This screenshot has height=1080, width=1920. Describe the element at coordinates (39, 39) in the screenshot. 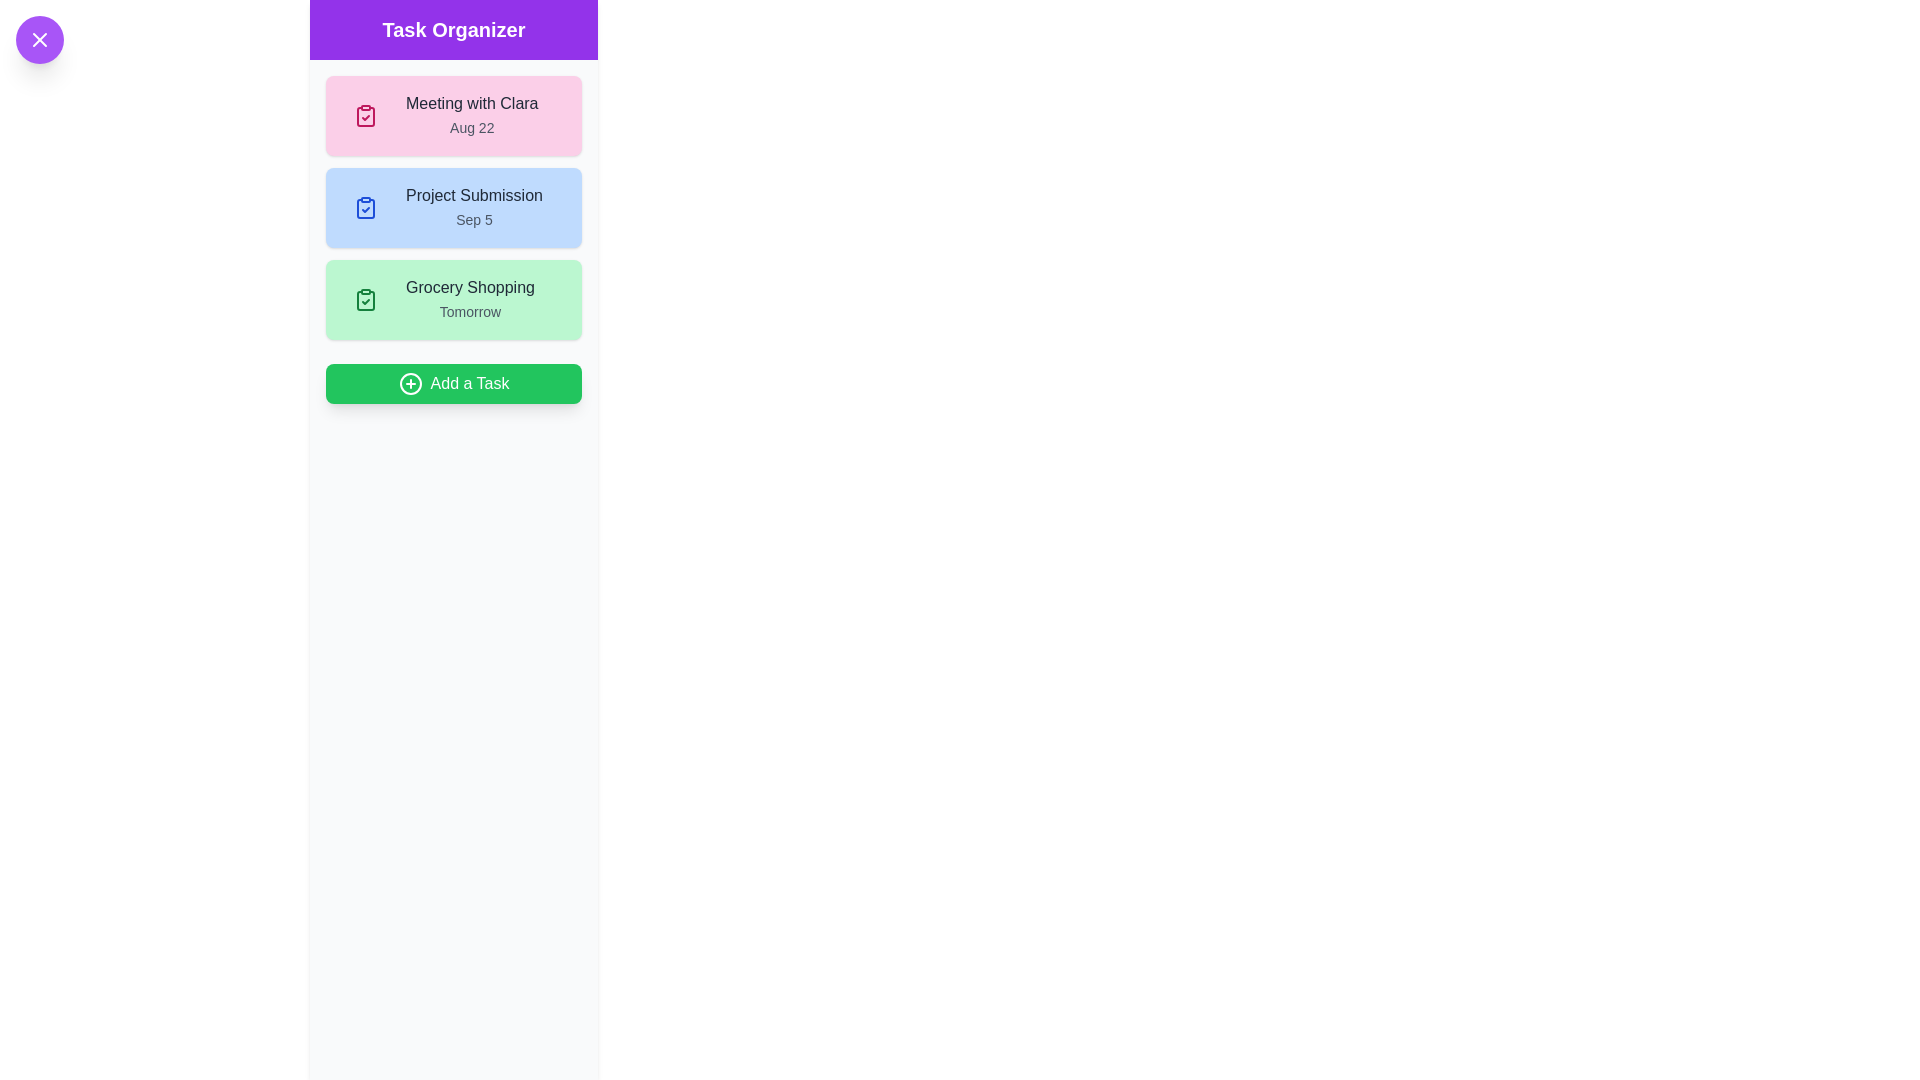

I see `toggle button at the top-left corner to toggle the drawer visibility` at that location.